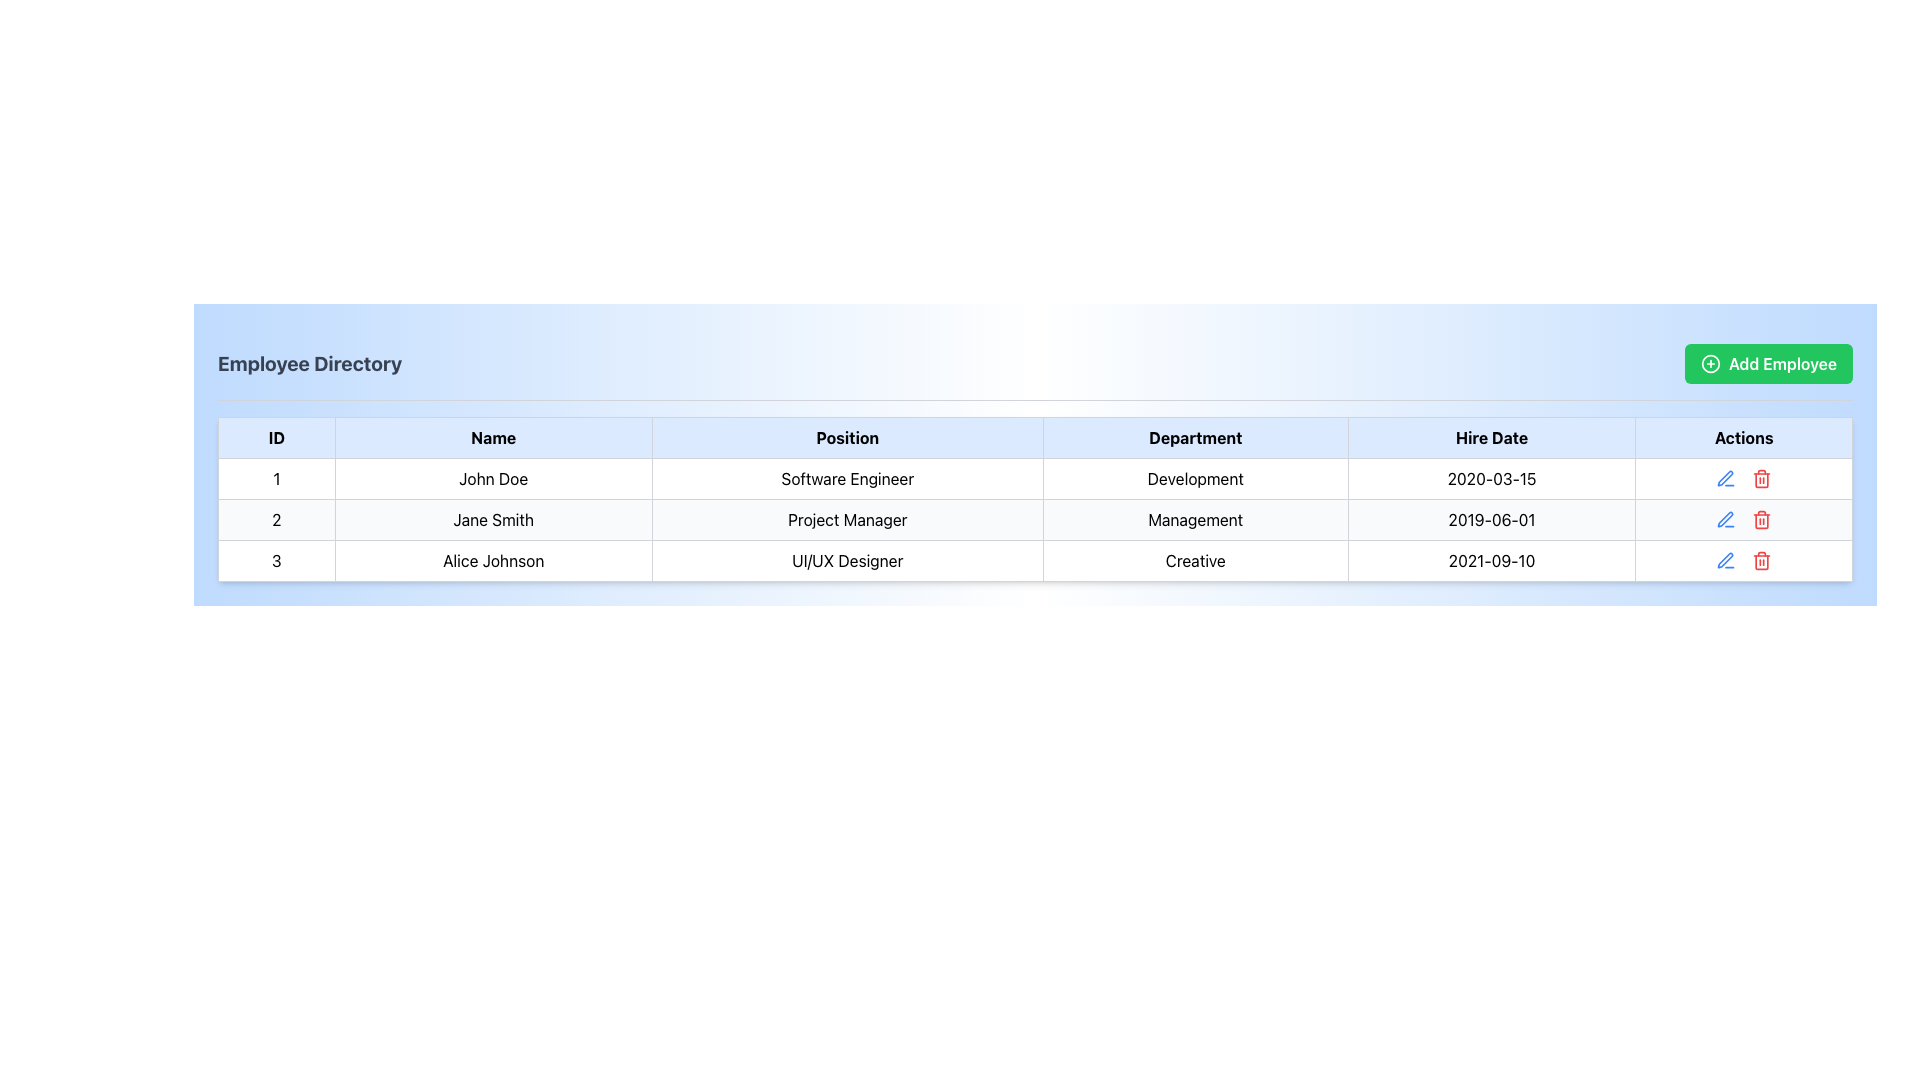 This screenshot has width=1920, height=1080. What do you see at coordinates (1035, 519) in the screenshot?
I see `the second table row displaying details for 'Jane Smith', which includes ID, name, position, department, hire date, and available actions` at bounding box center [1035, 519].